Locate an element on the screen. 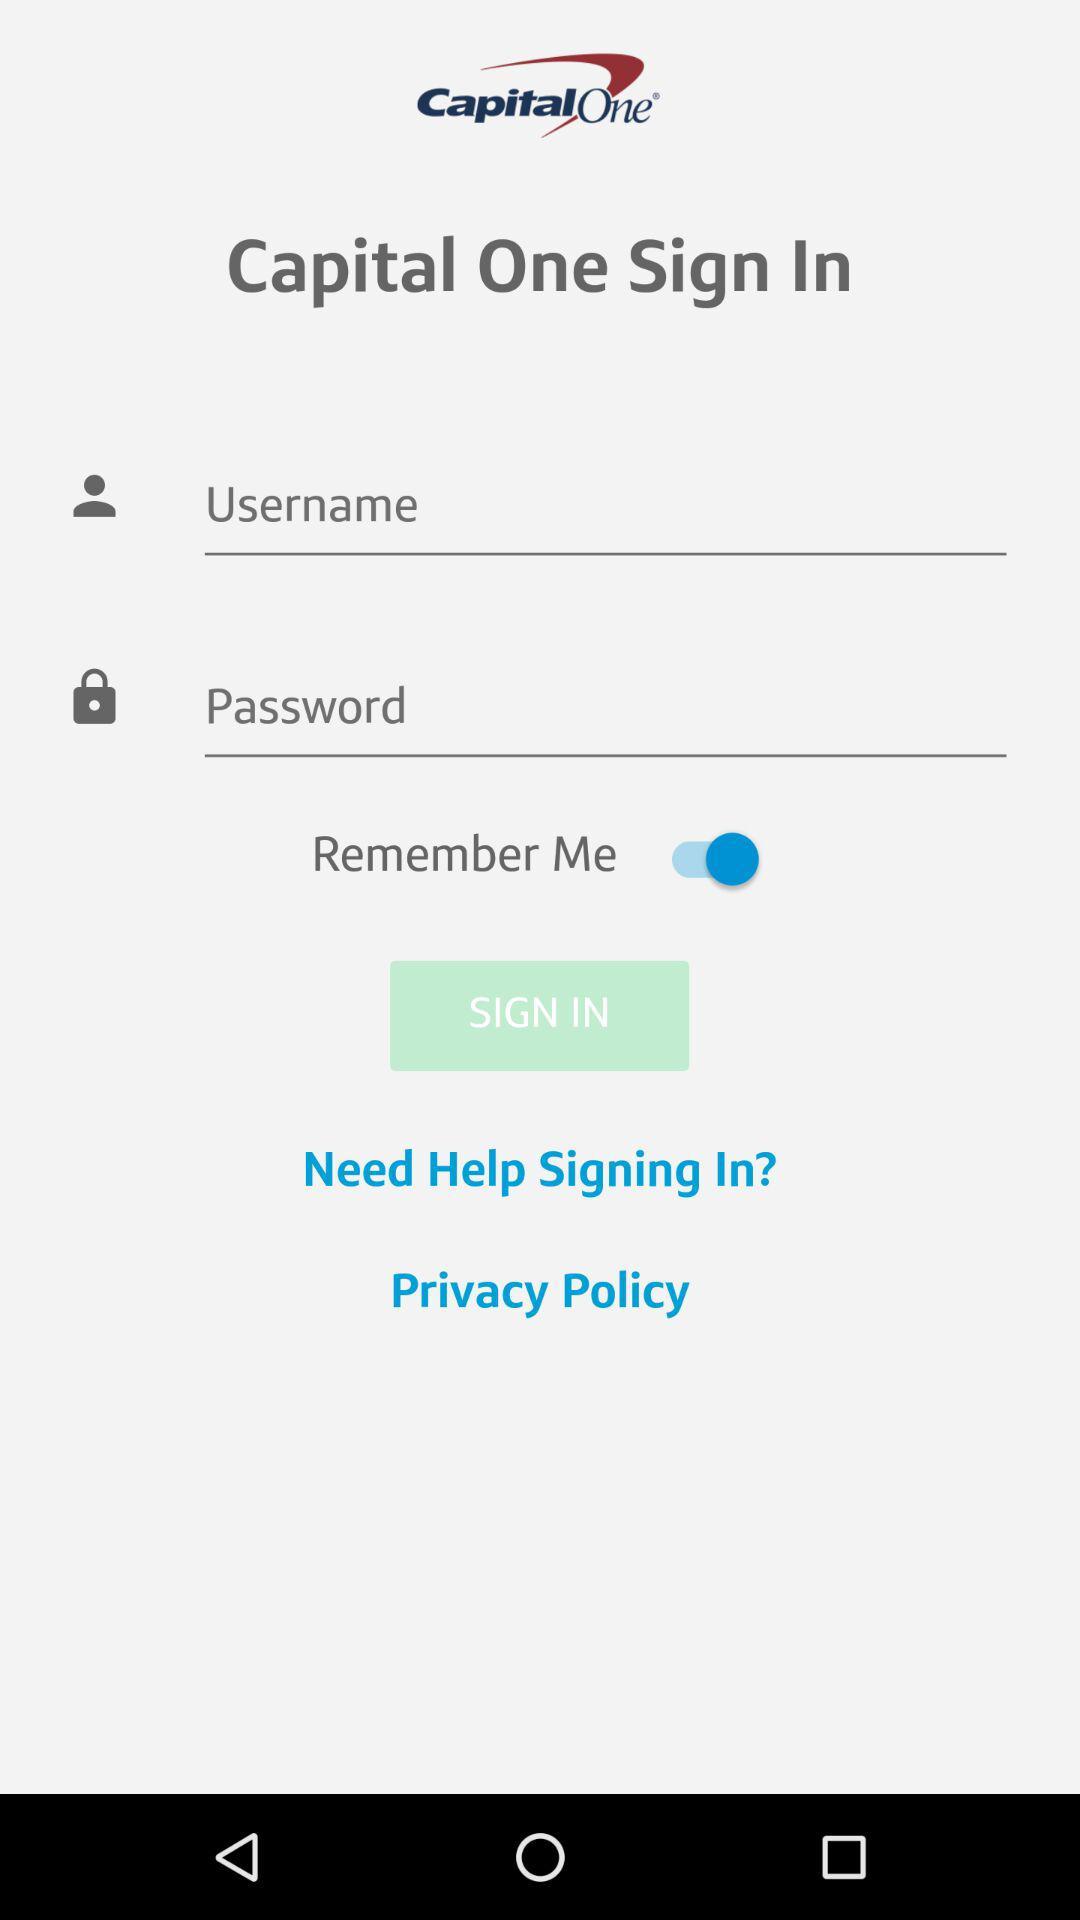  privacy policy item is located at coordinates (540, 1295).